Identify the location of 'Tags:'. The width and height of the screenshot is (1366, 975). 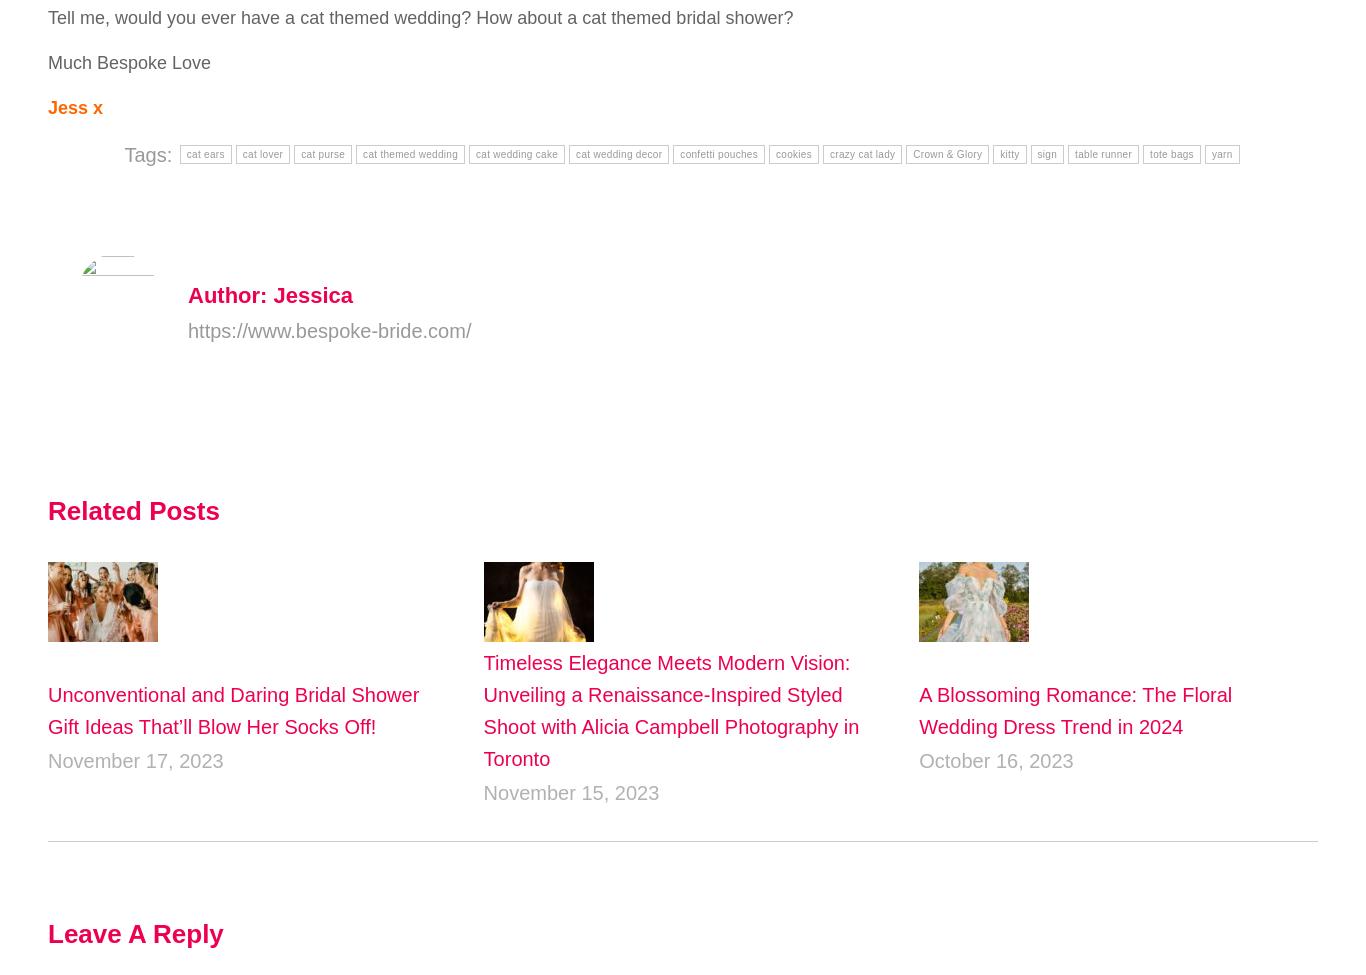
(149, 152).